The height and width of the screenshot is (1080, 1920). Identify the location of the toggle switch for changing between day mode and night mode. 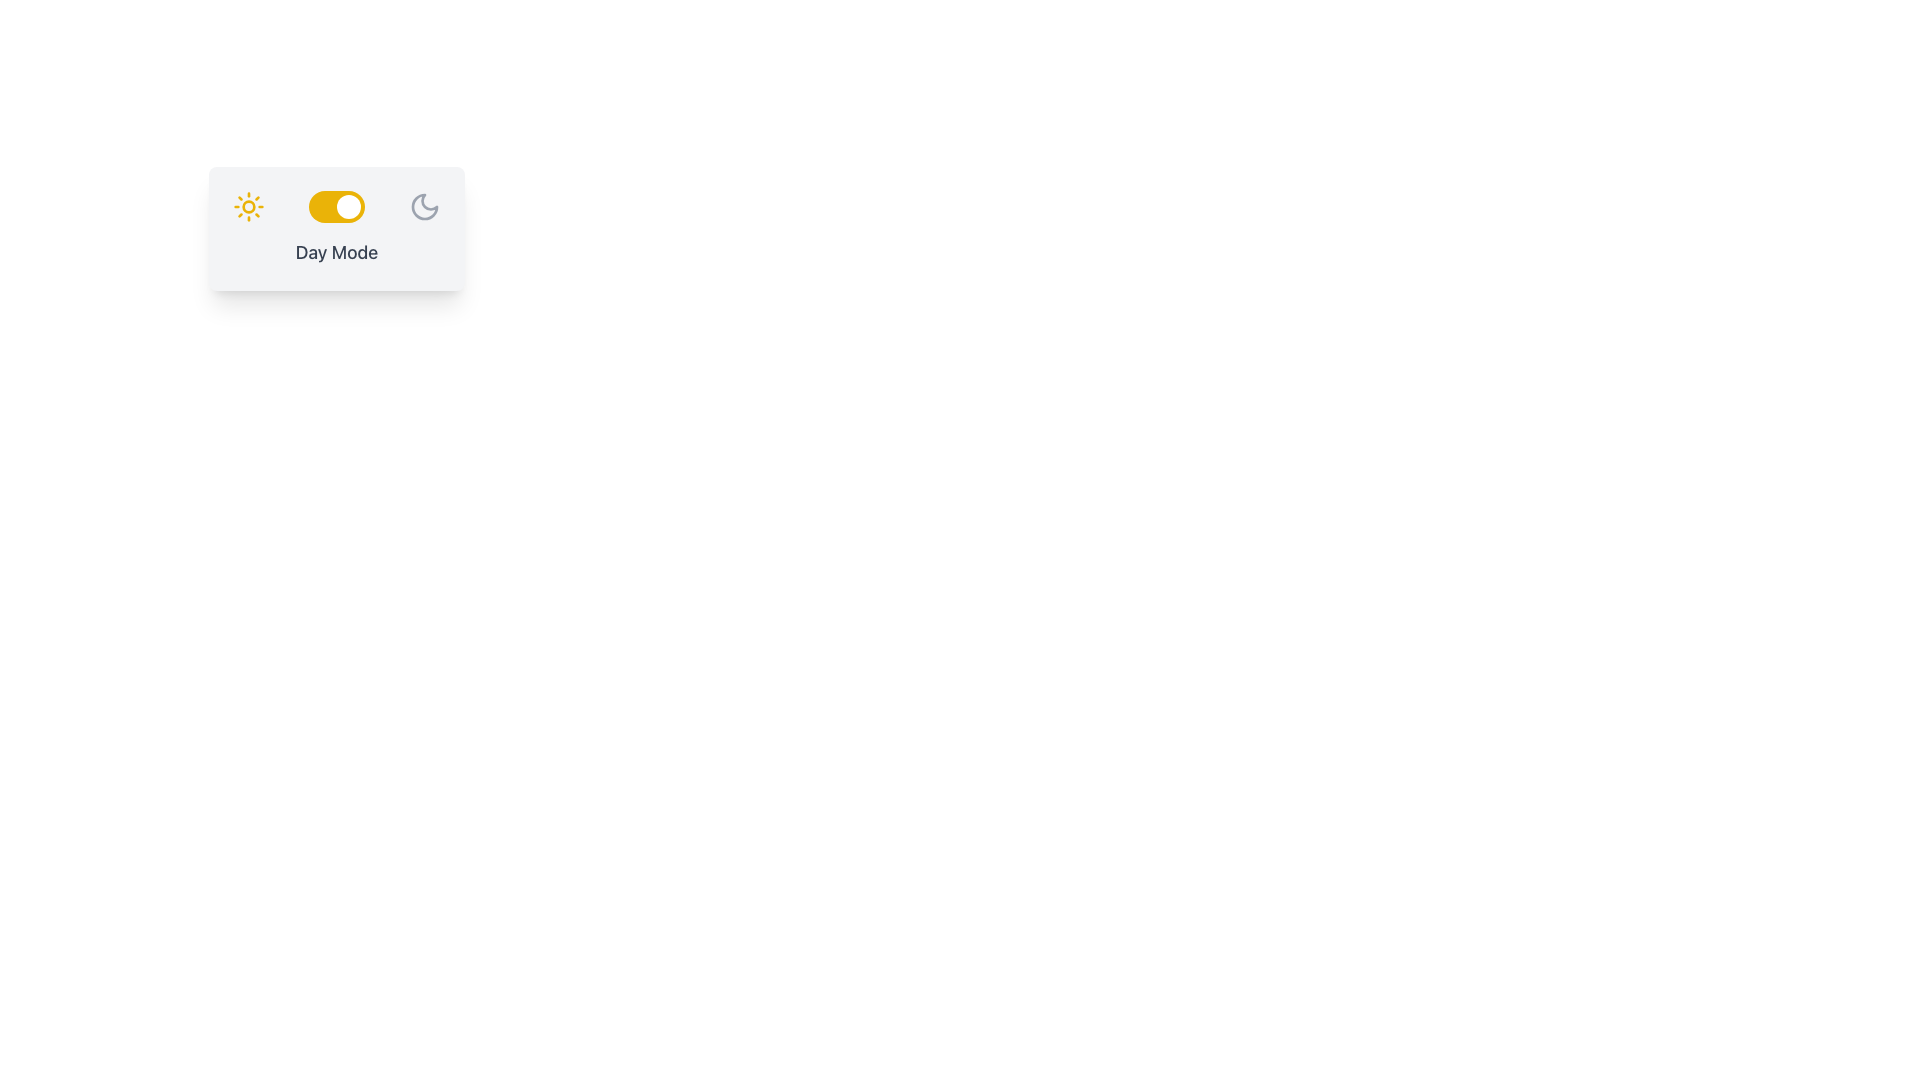
(336, 207).